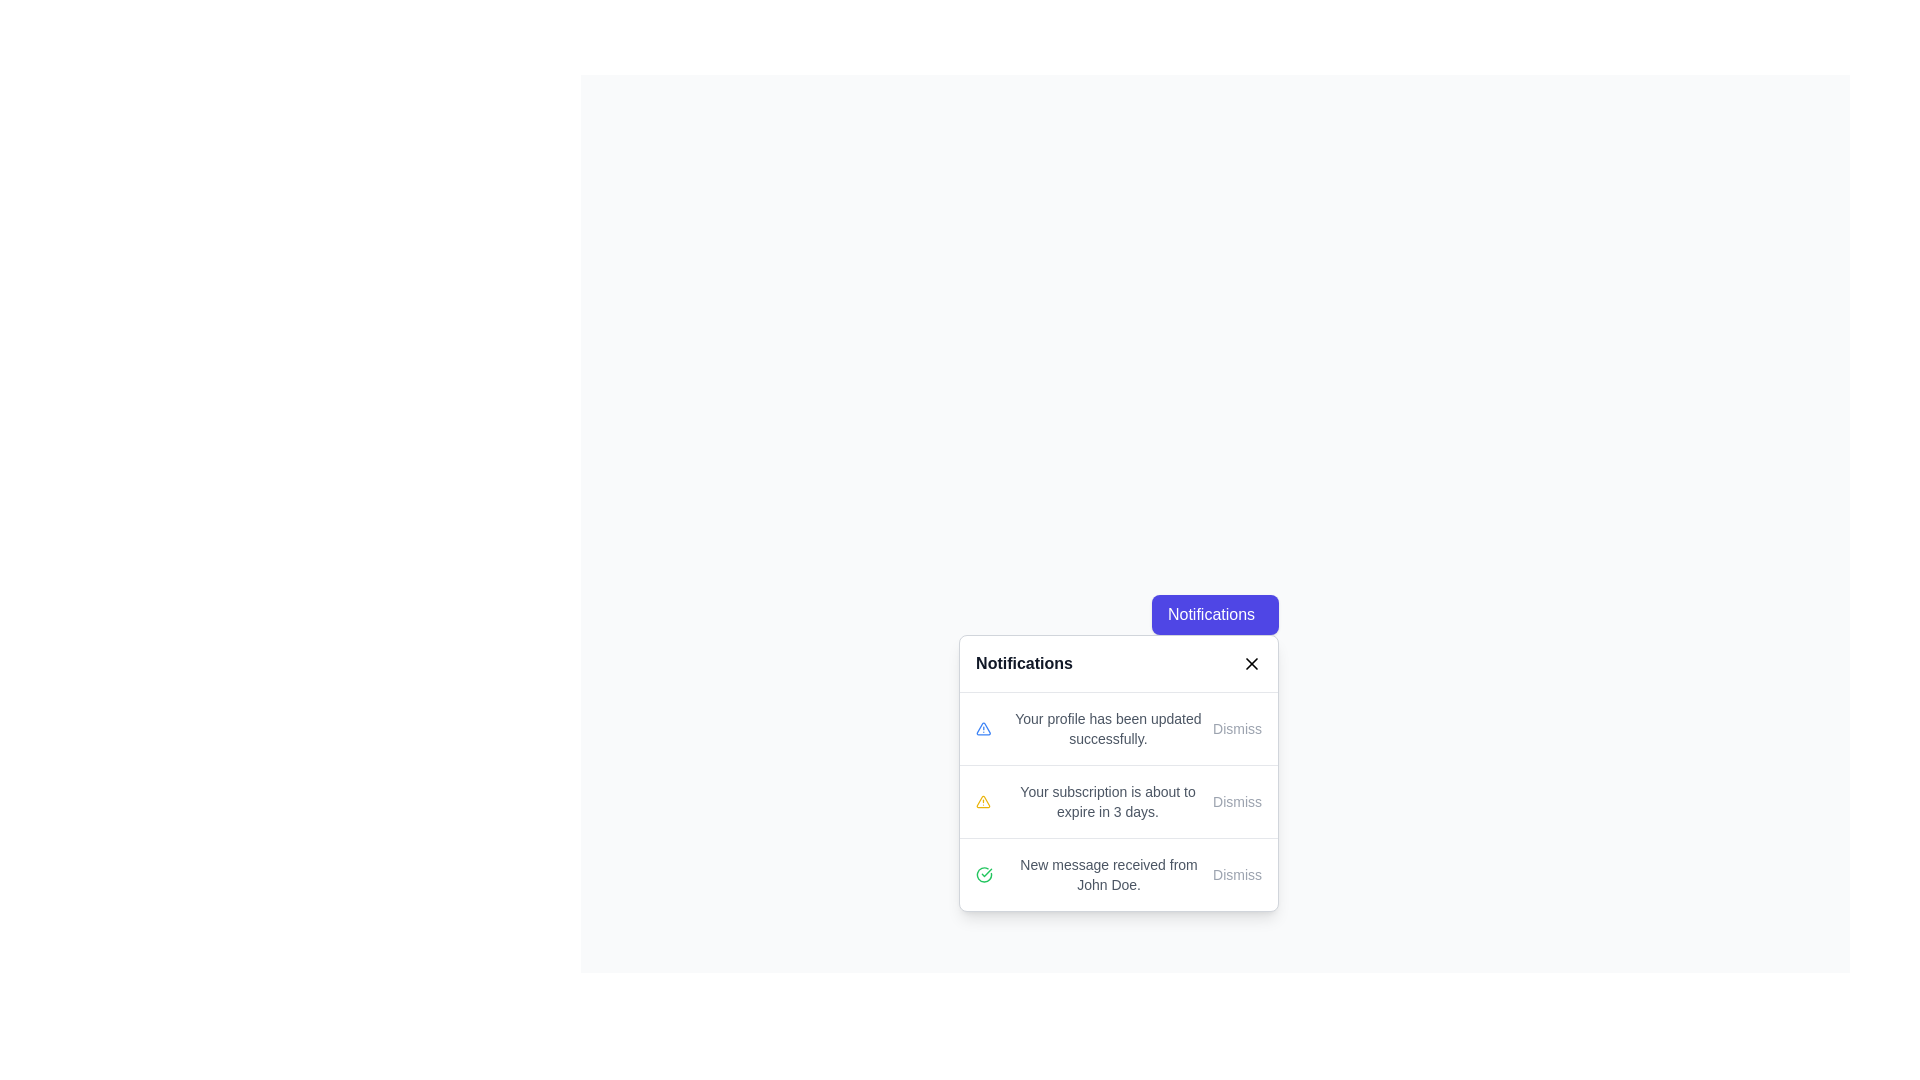 The image size is (1920, 1080). Describe the element at coordinates (1093, 801) in the screenshot. I see `the second contextual notification message which is styled with gray text and includes a yellow alert icon` at that location.